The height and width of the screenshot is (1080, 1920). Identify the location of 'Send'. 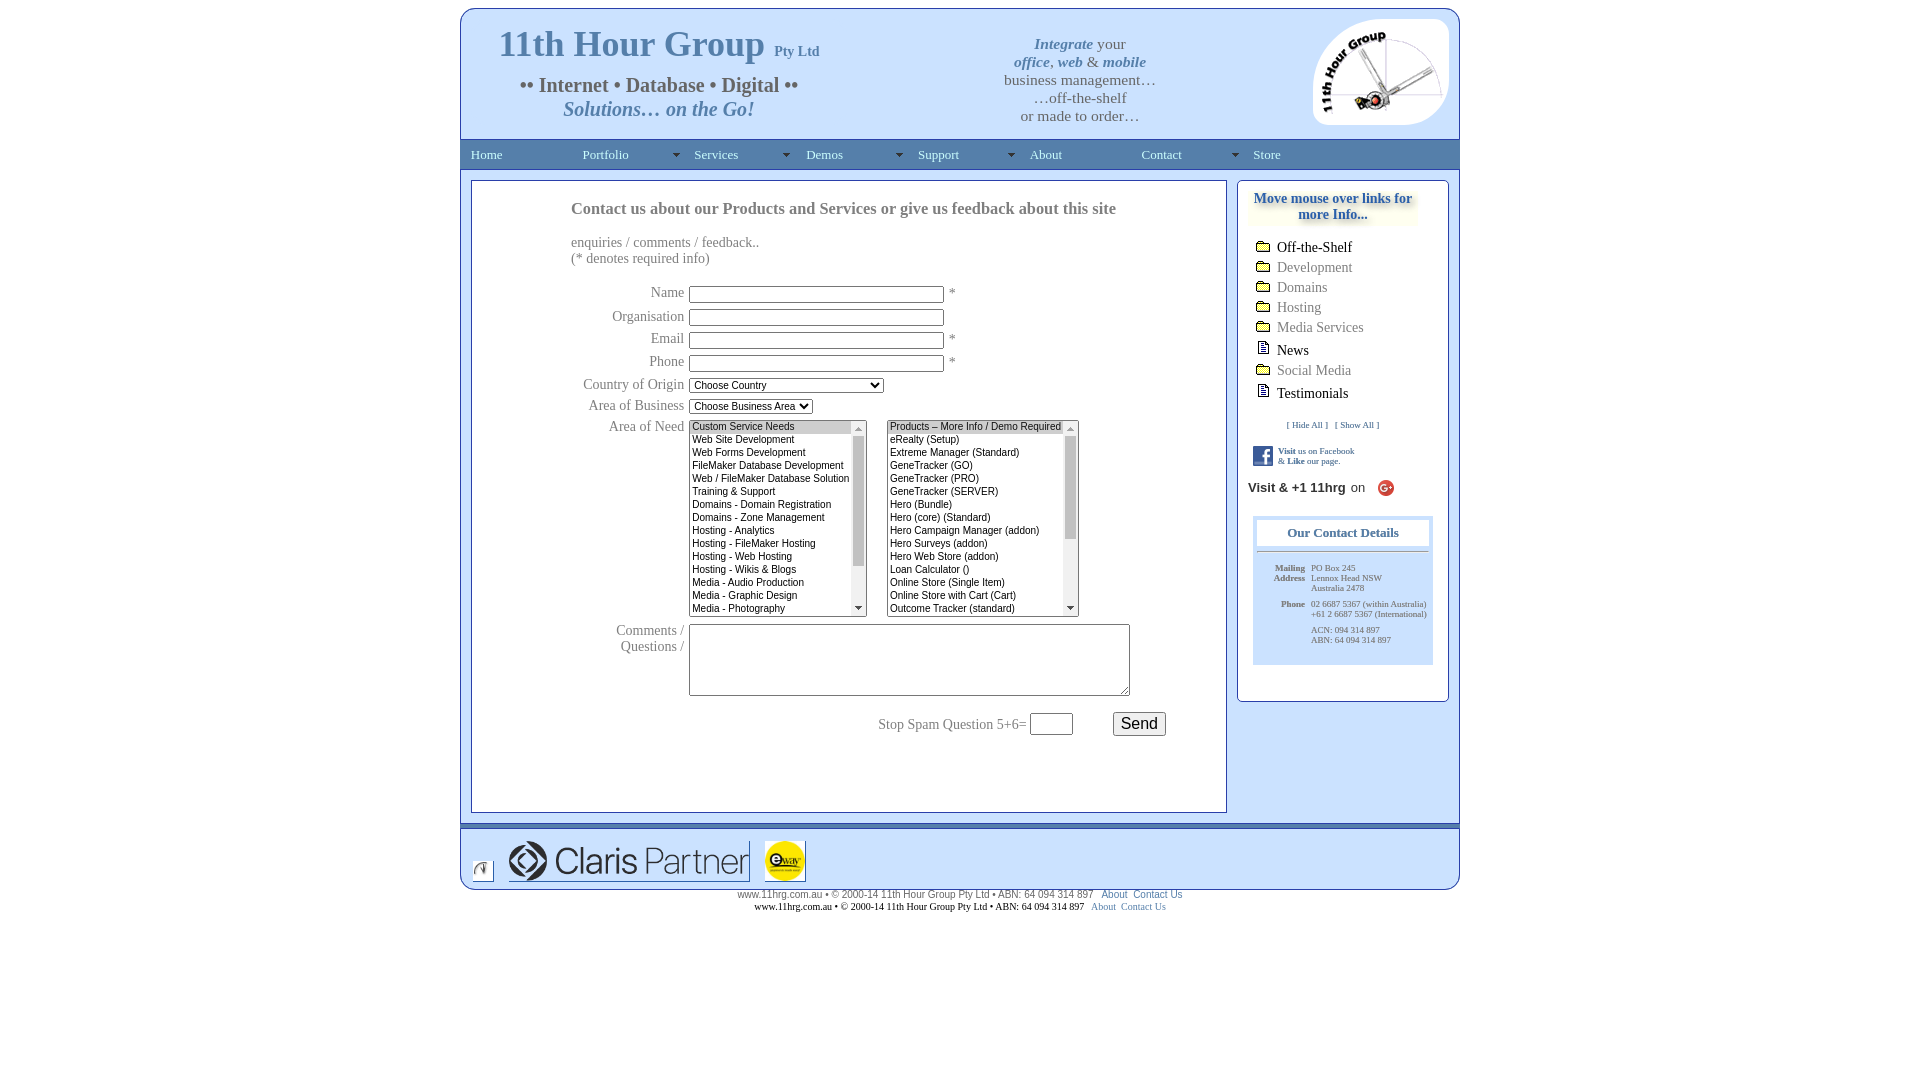
(1139, 724).